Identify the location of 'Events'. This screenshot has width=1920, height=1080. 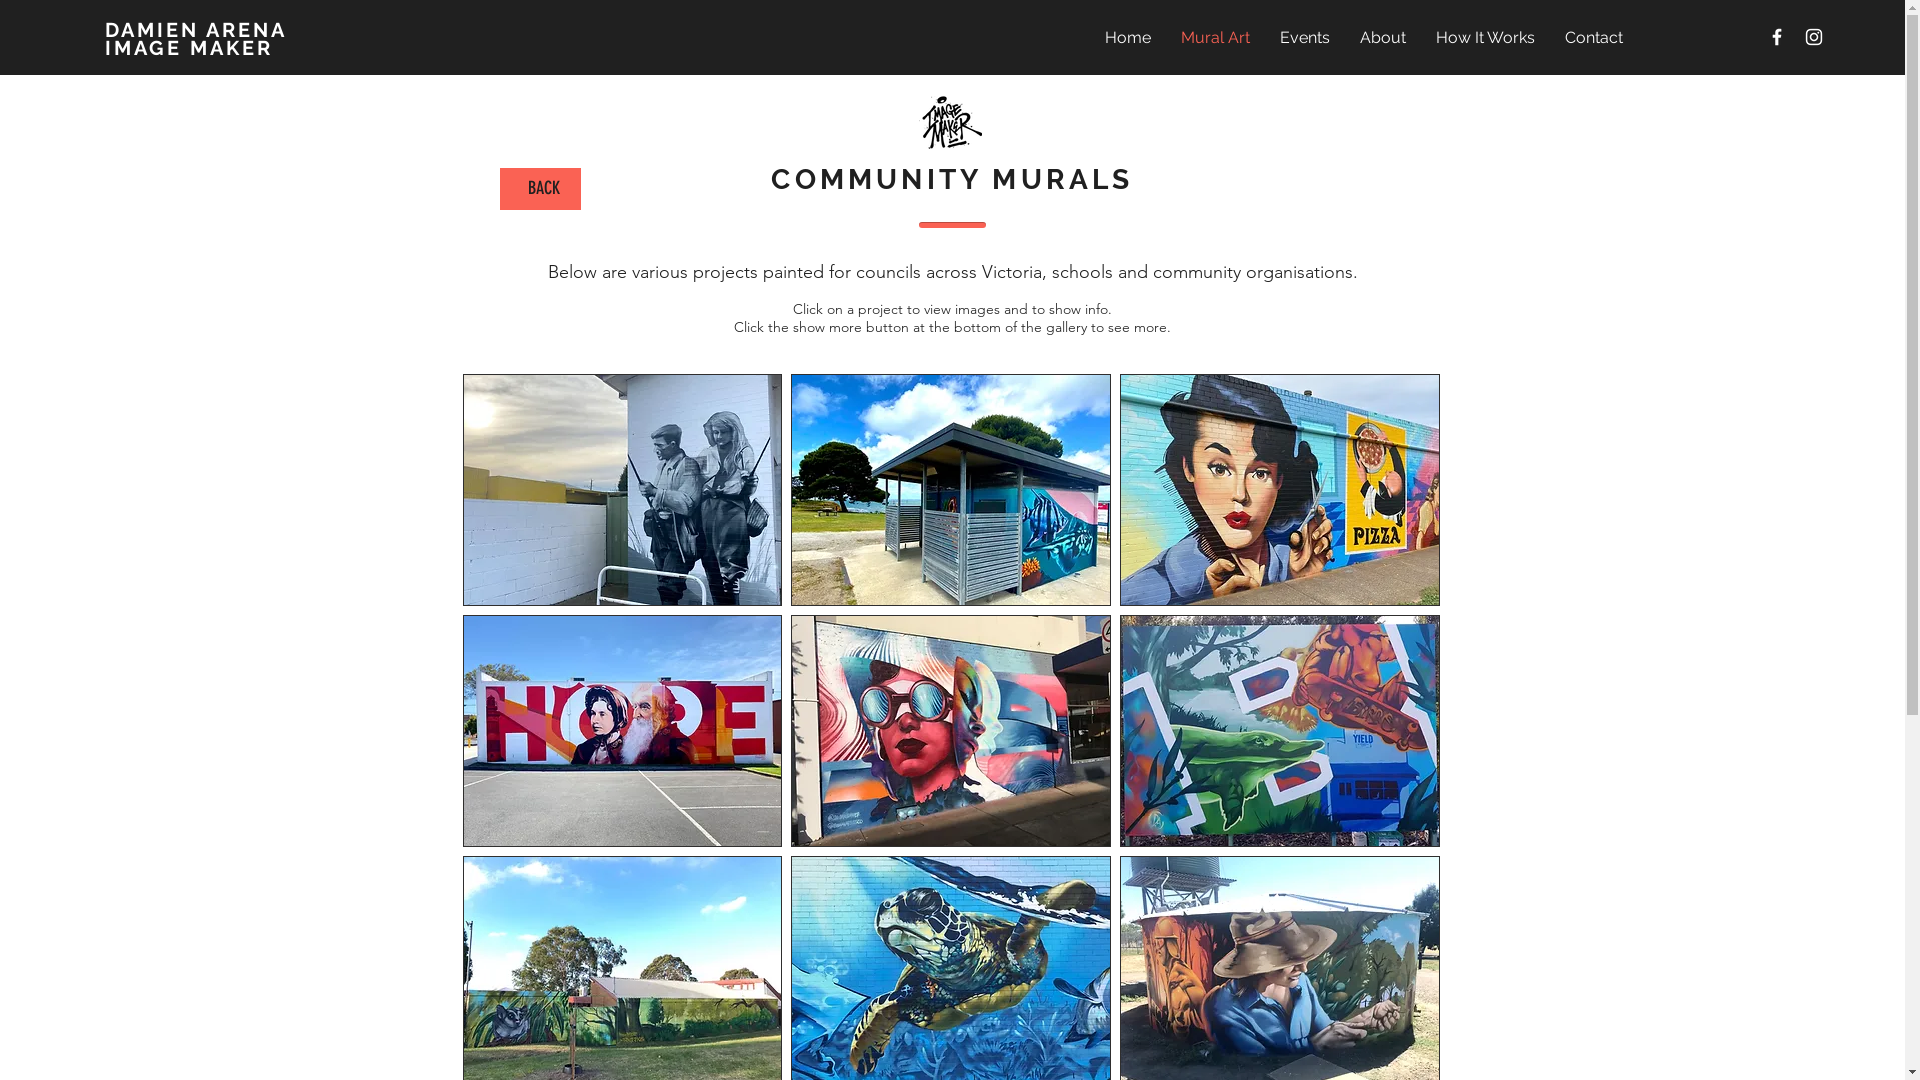
(1305, 37).